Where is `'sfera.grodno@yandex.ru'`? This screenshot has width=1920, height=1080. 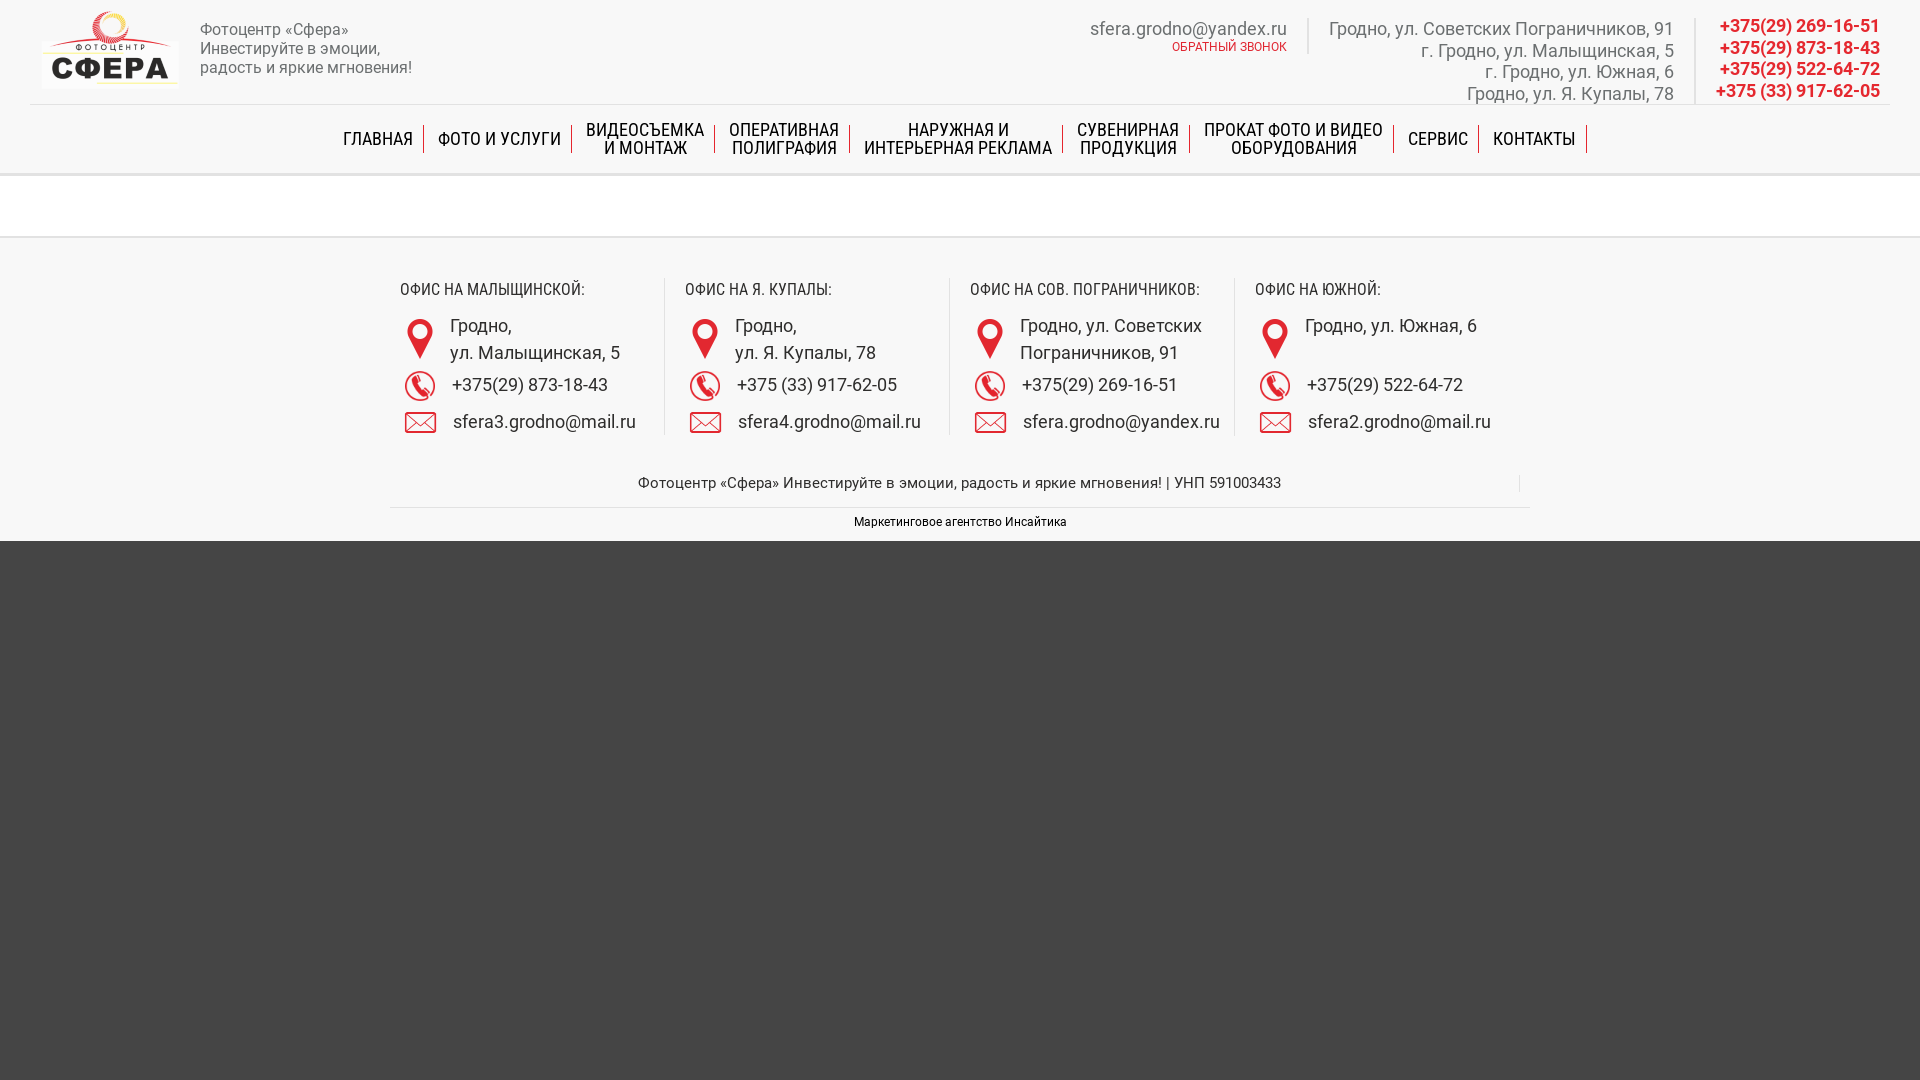 'sfera.grodno@yandex.ru' is located at coordinates (1188, 29).